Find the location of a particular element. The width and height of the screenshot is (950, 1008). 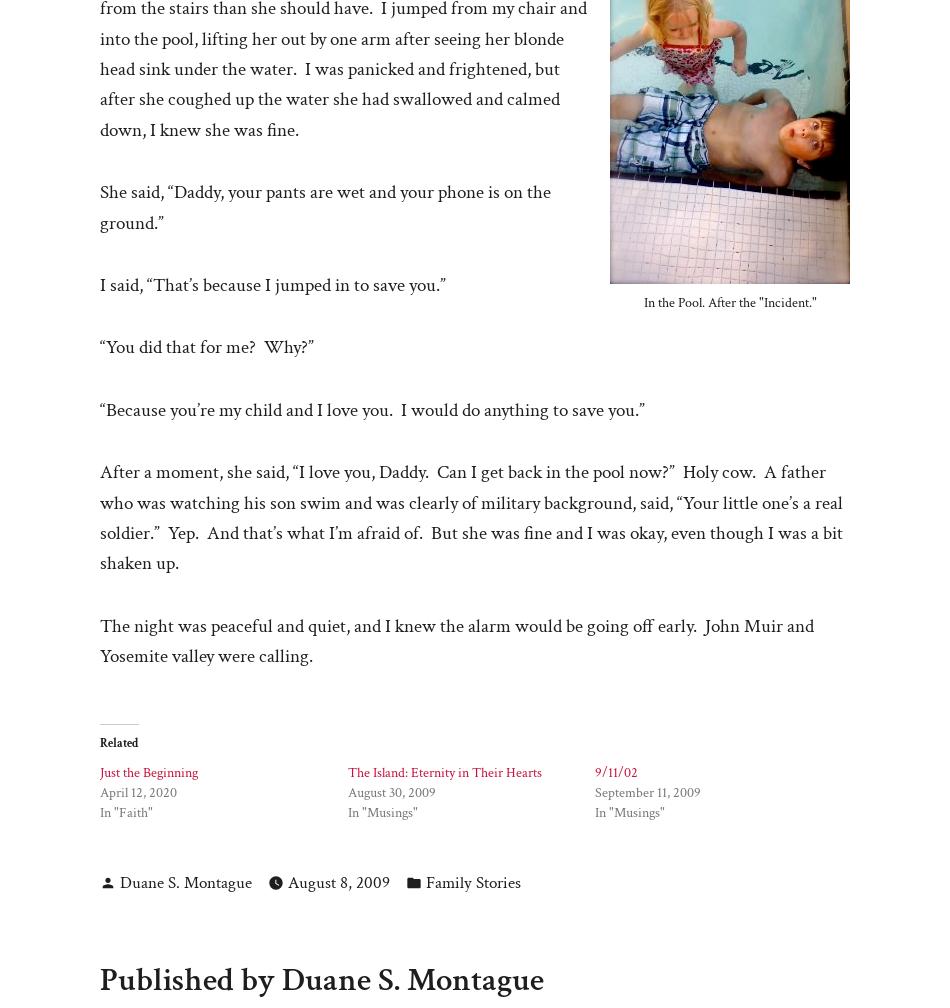

'August 8, 2009' is located at coordinates (287, 883).